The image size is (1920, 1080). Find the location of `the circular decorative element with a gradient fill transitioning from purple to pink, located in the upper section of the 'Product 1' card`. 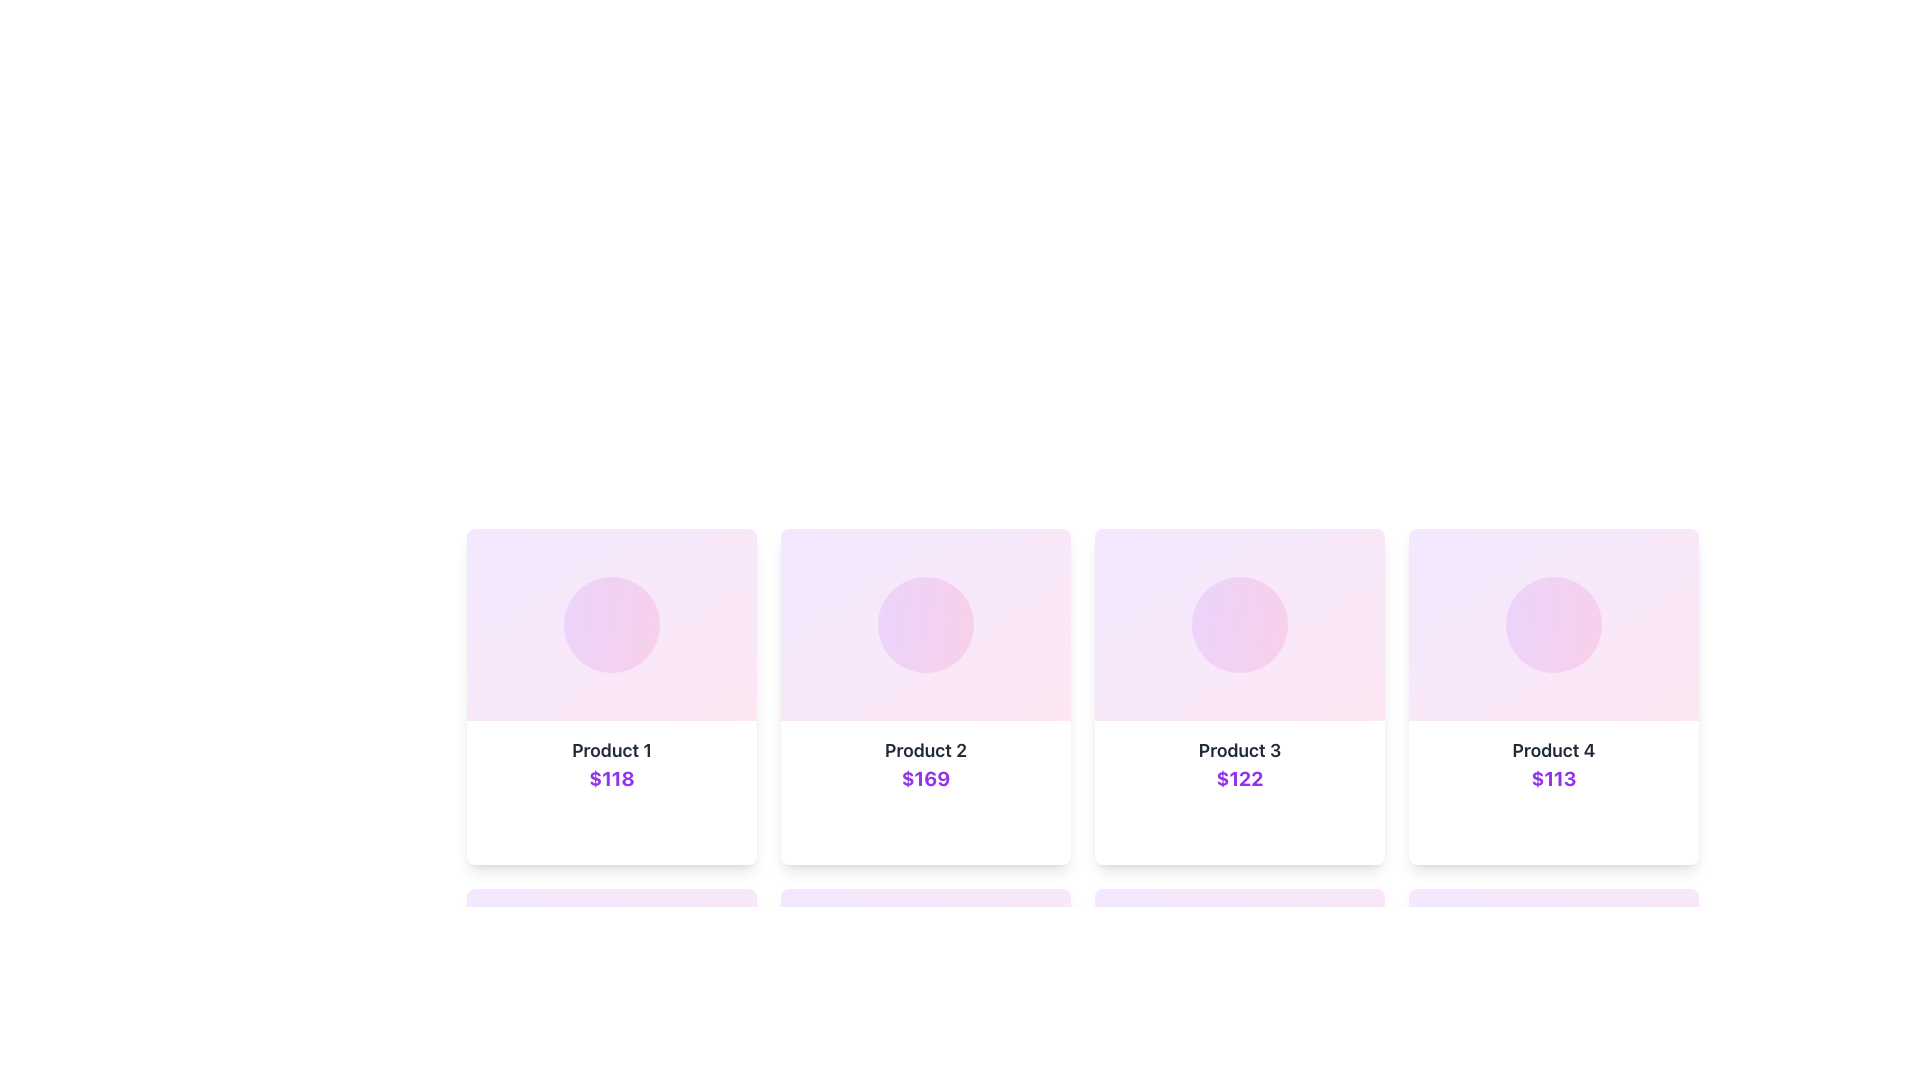

the circular decorative element with a gradient fill transitioning from purple to pink, located in the upper section of the 'Product 1' card is located at coordinates (610, 623).